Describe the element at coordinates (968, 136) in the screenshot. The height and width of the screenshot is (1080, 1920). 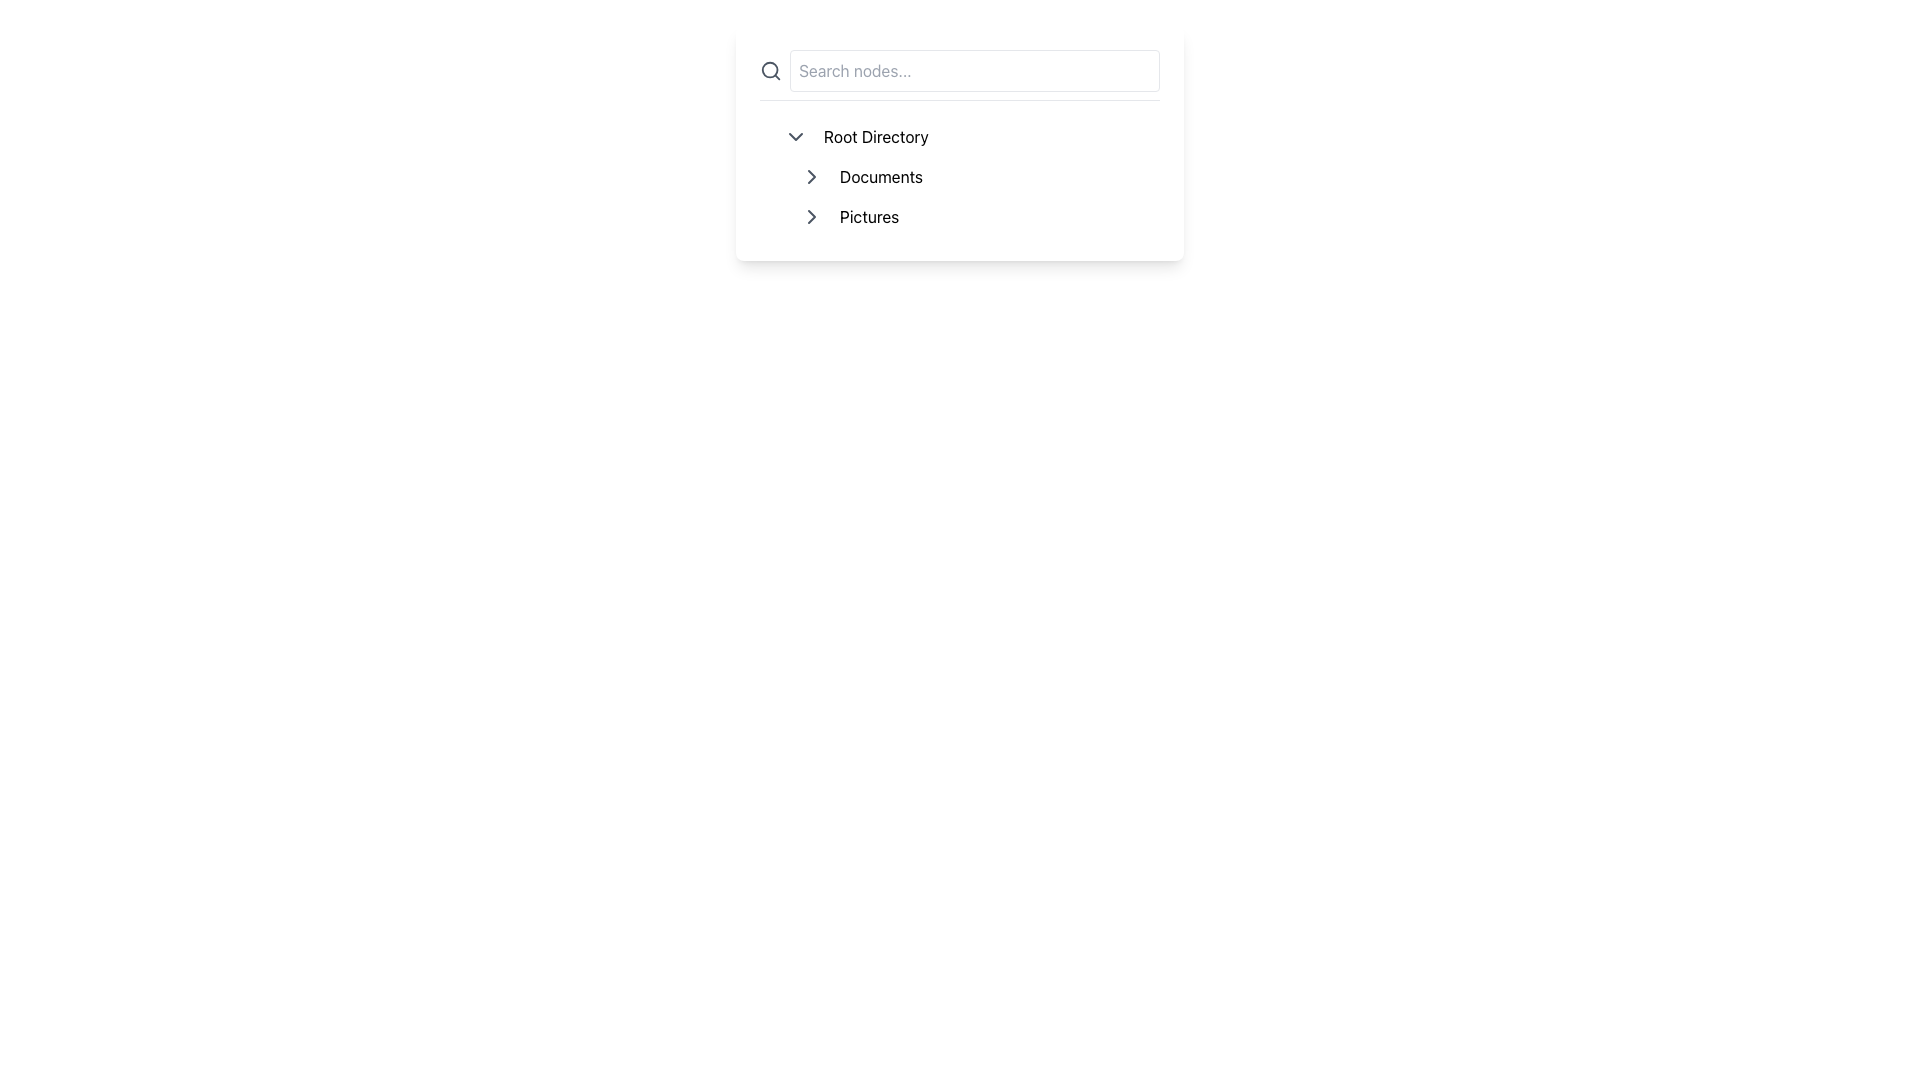
I see `the 'Root Directory' collapsible menu entry to trigger a visual highlight effect` at that location.